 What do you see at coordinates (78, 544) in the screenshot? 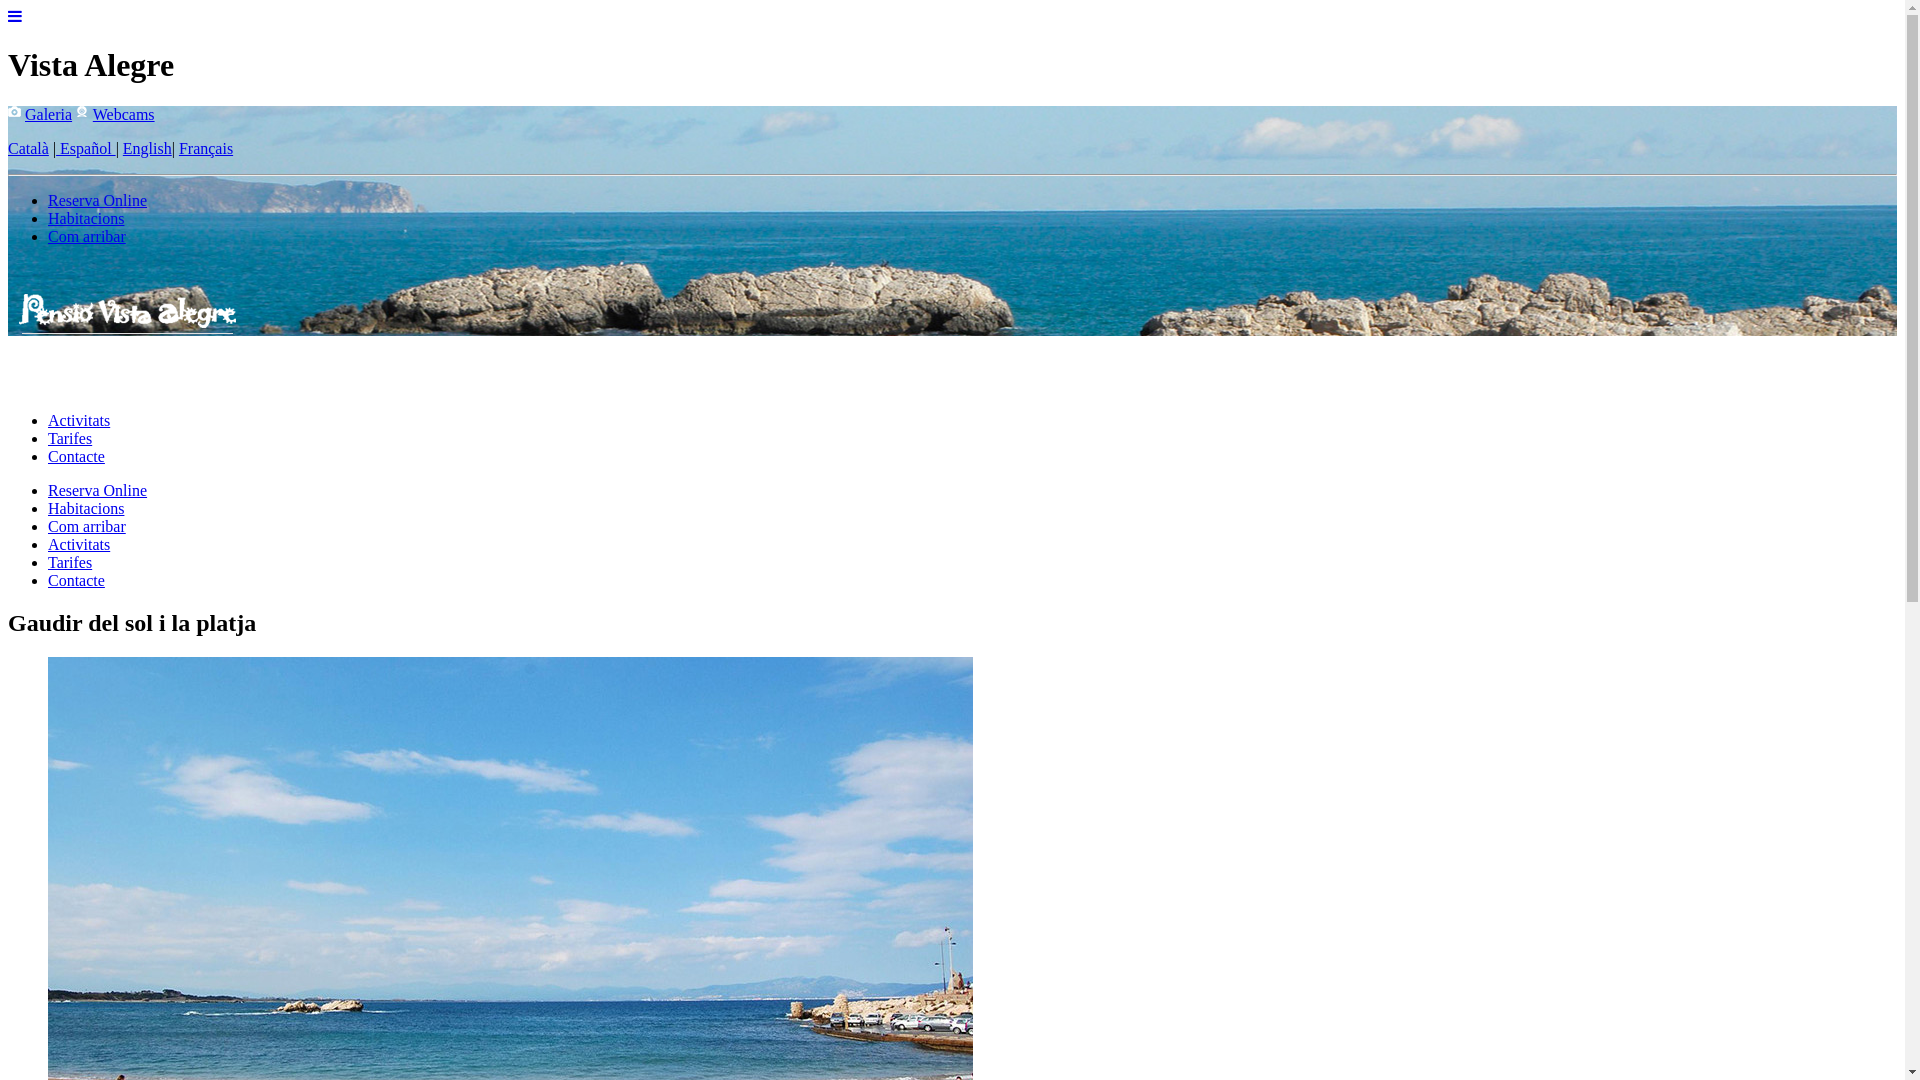
I see `'Activitats'` at bounding box center [78, 544].